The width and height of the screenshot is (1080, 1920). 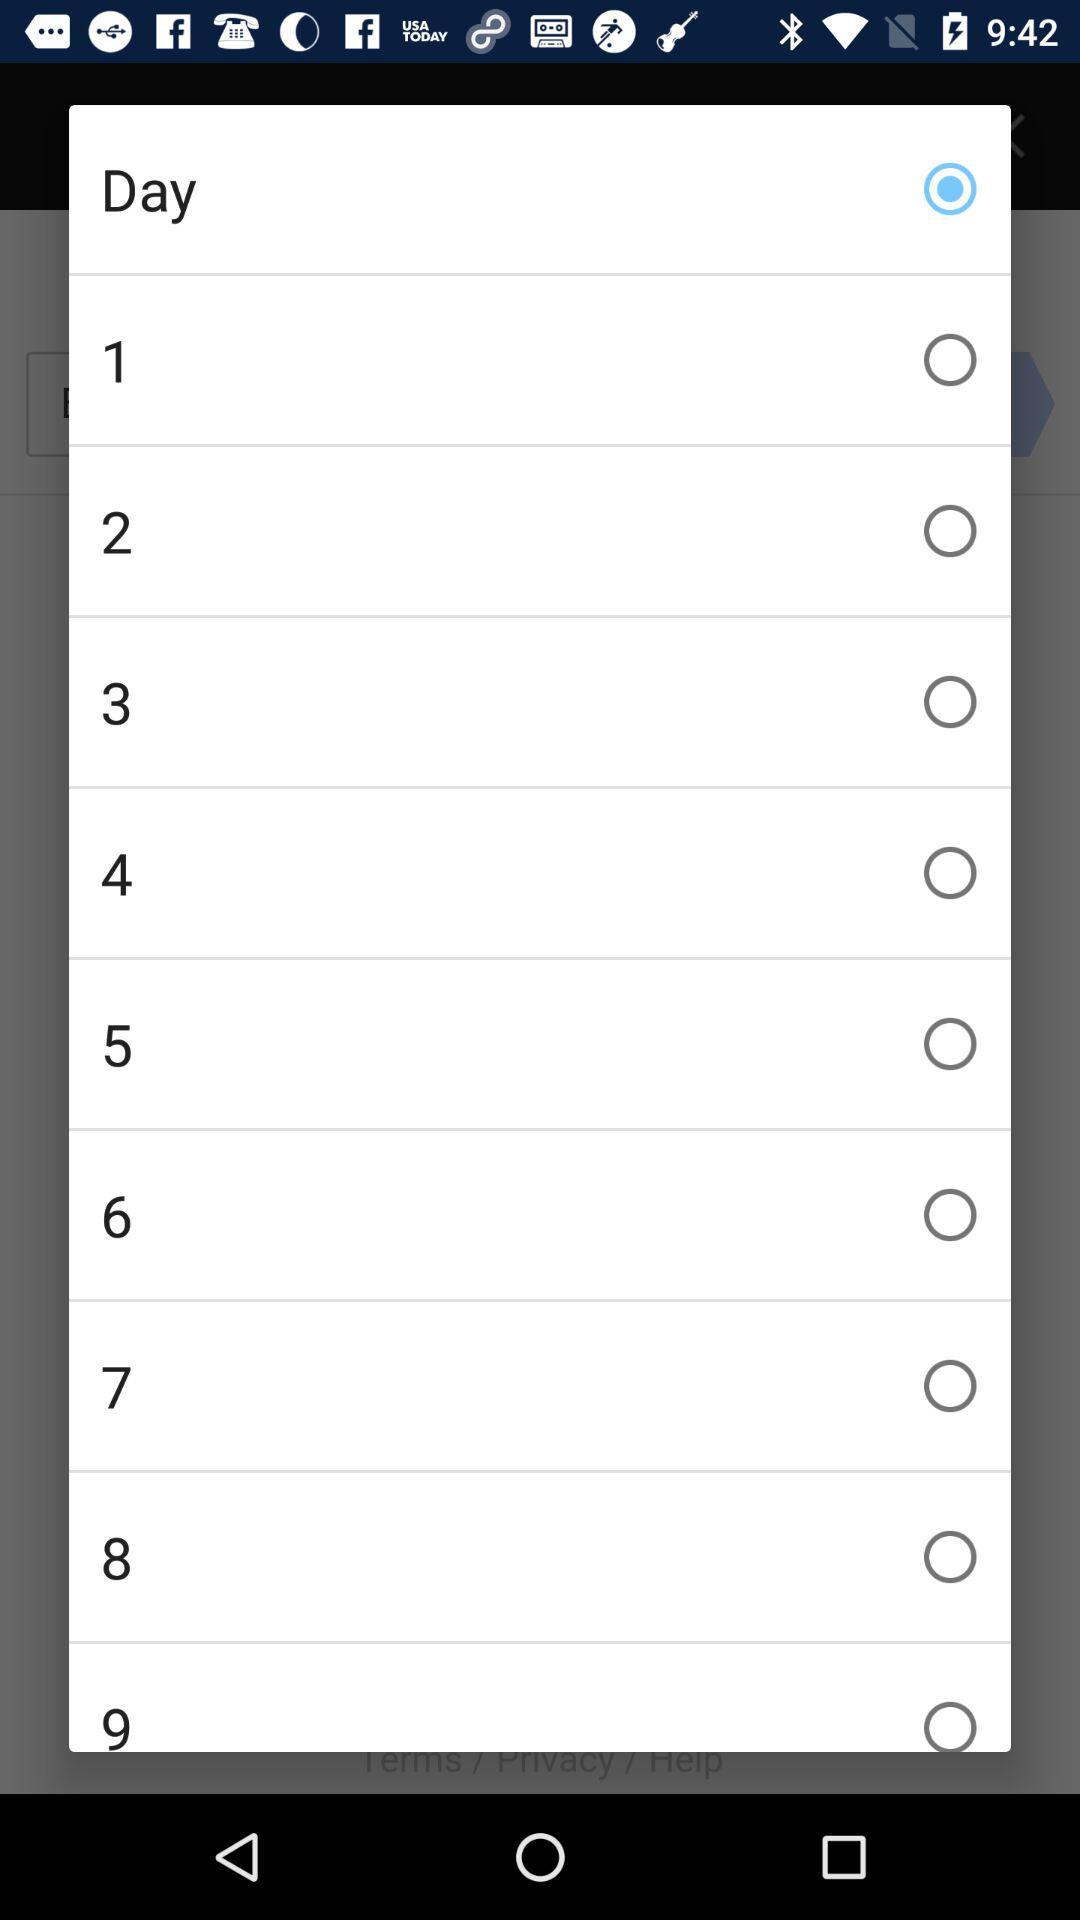 I want to click on the 5 checkbox, so click(x=540, y=1042).